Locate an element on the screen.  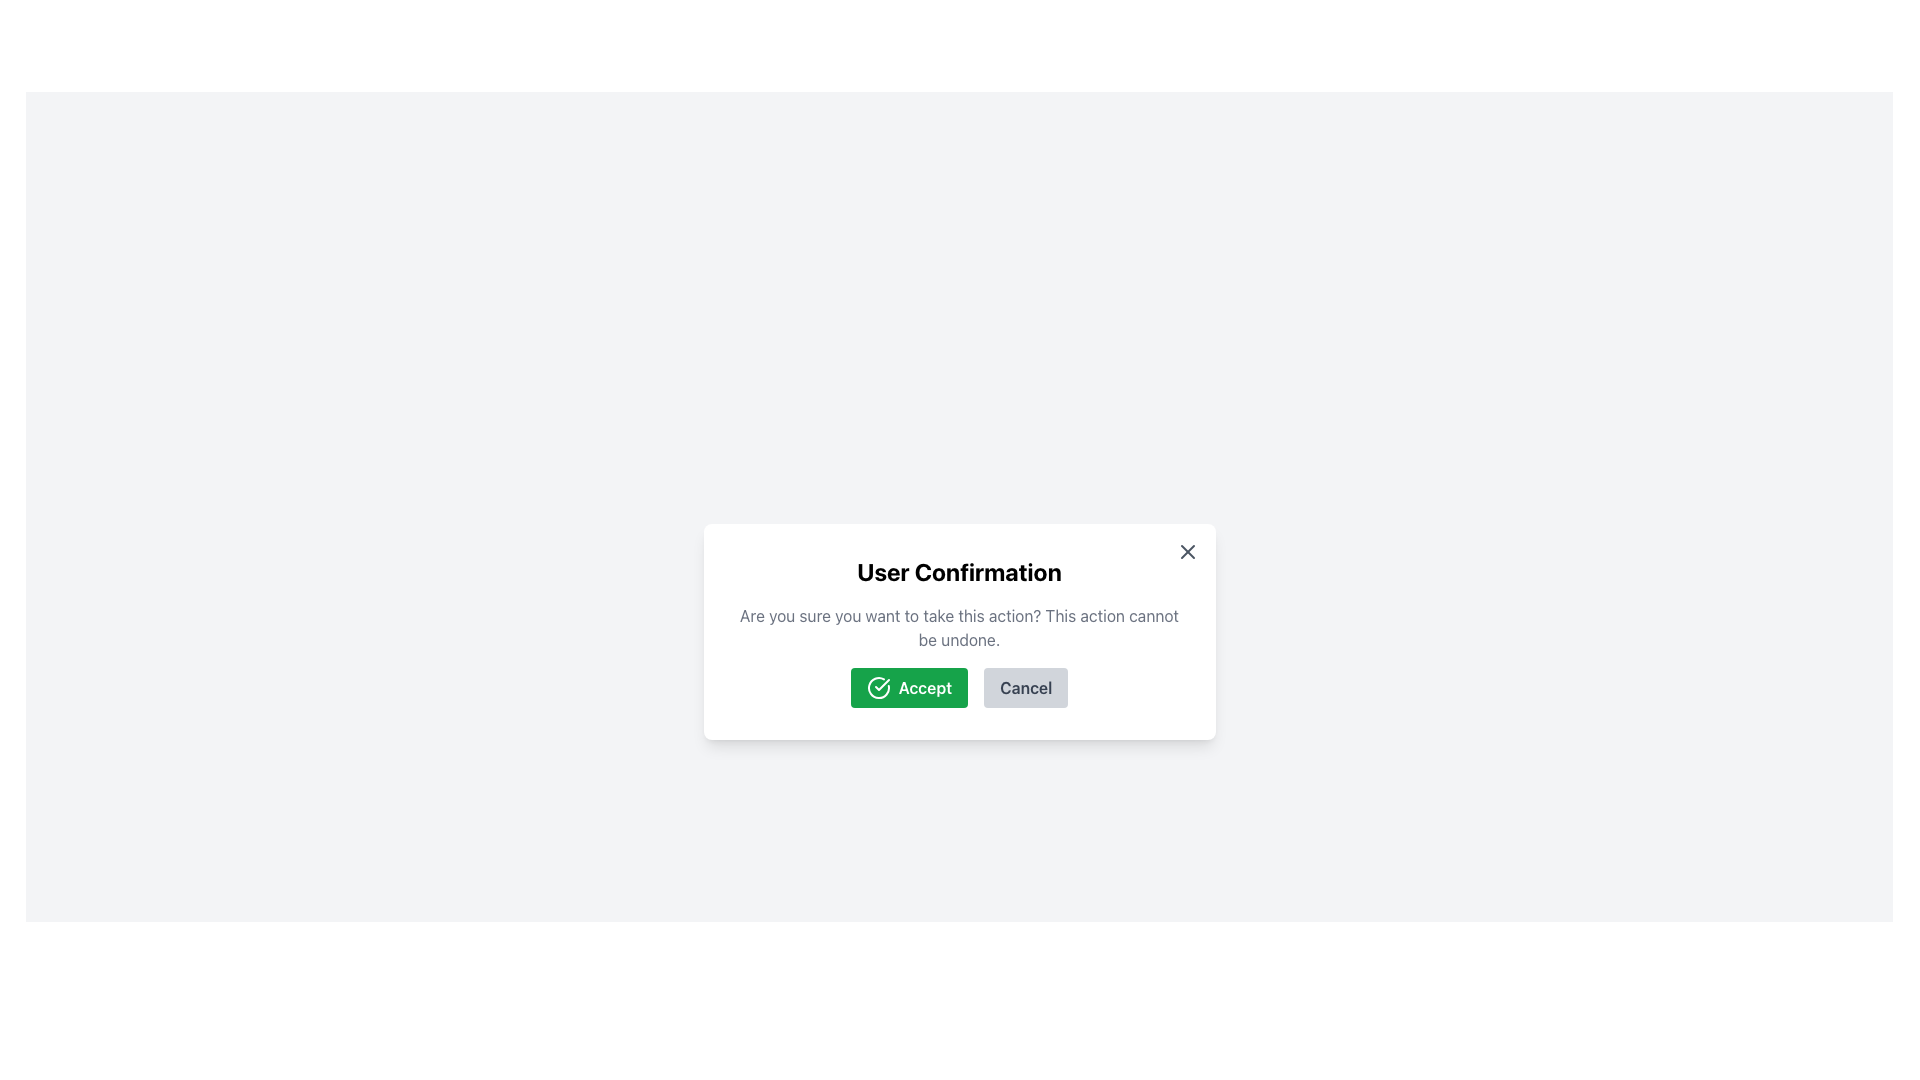
the SVG Icon to the left of the 'Accept' text within the green 'Accept' button in the dialog box is located at coordinates (878, 686).